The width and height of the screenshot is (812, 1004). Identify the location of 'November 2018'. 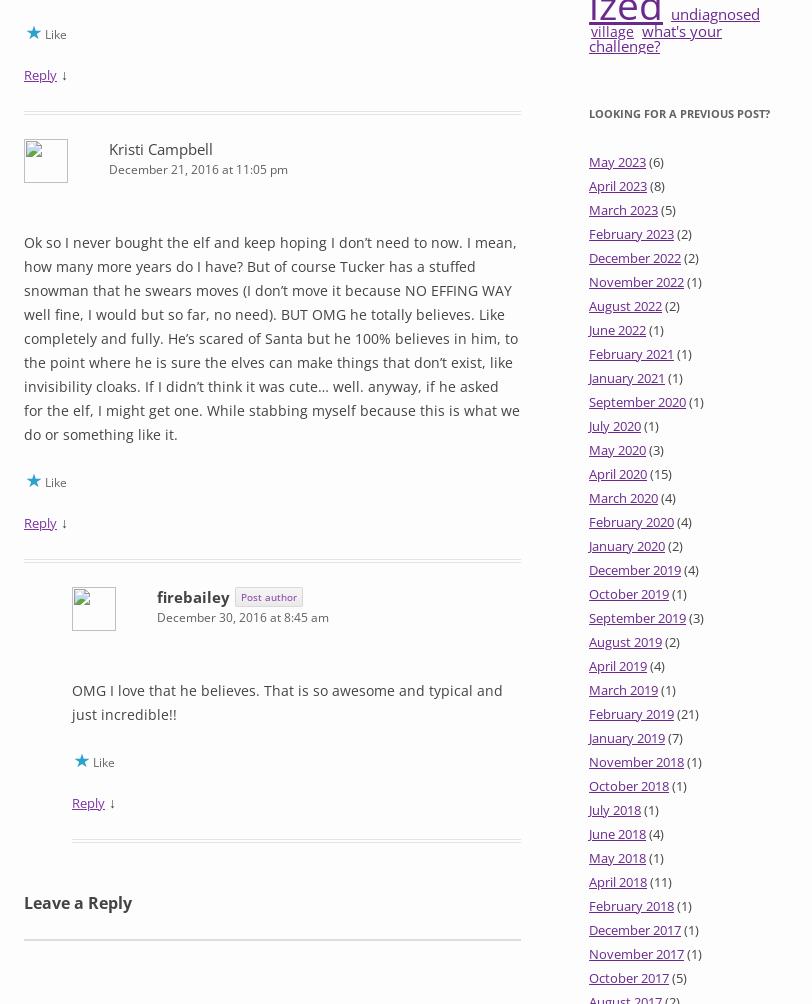
(636, 762).